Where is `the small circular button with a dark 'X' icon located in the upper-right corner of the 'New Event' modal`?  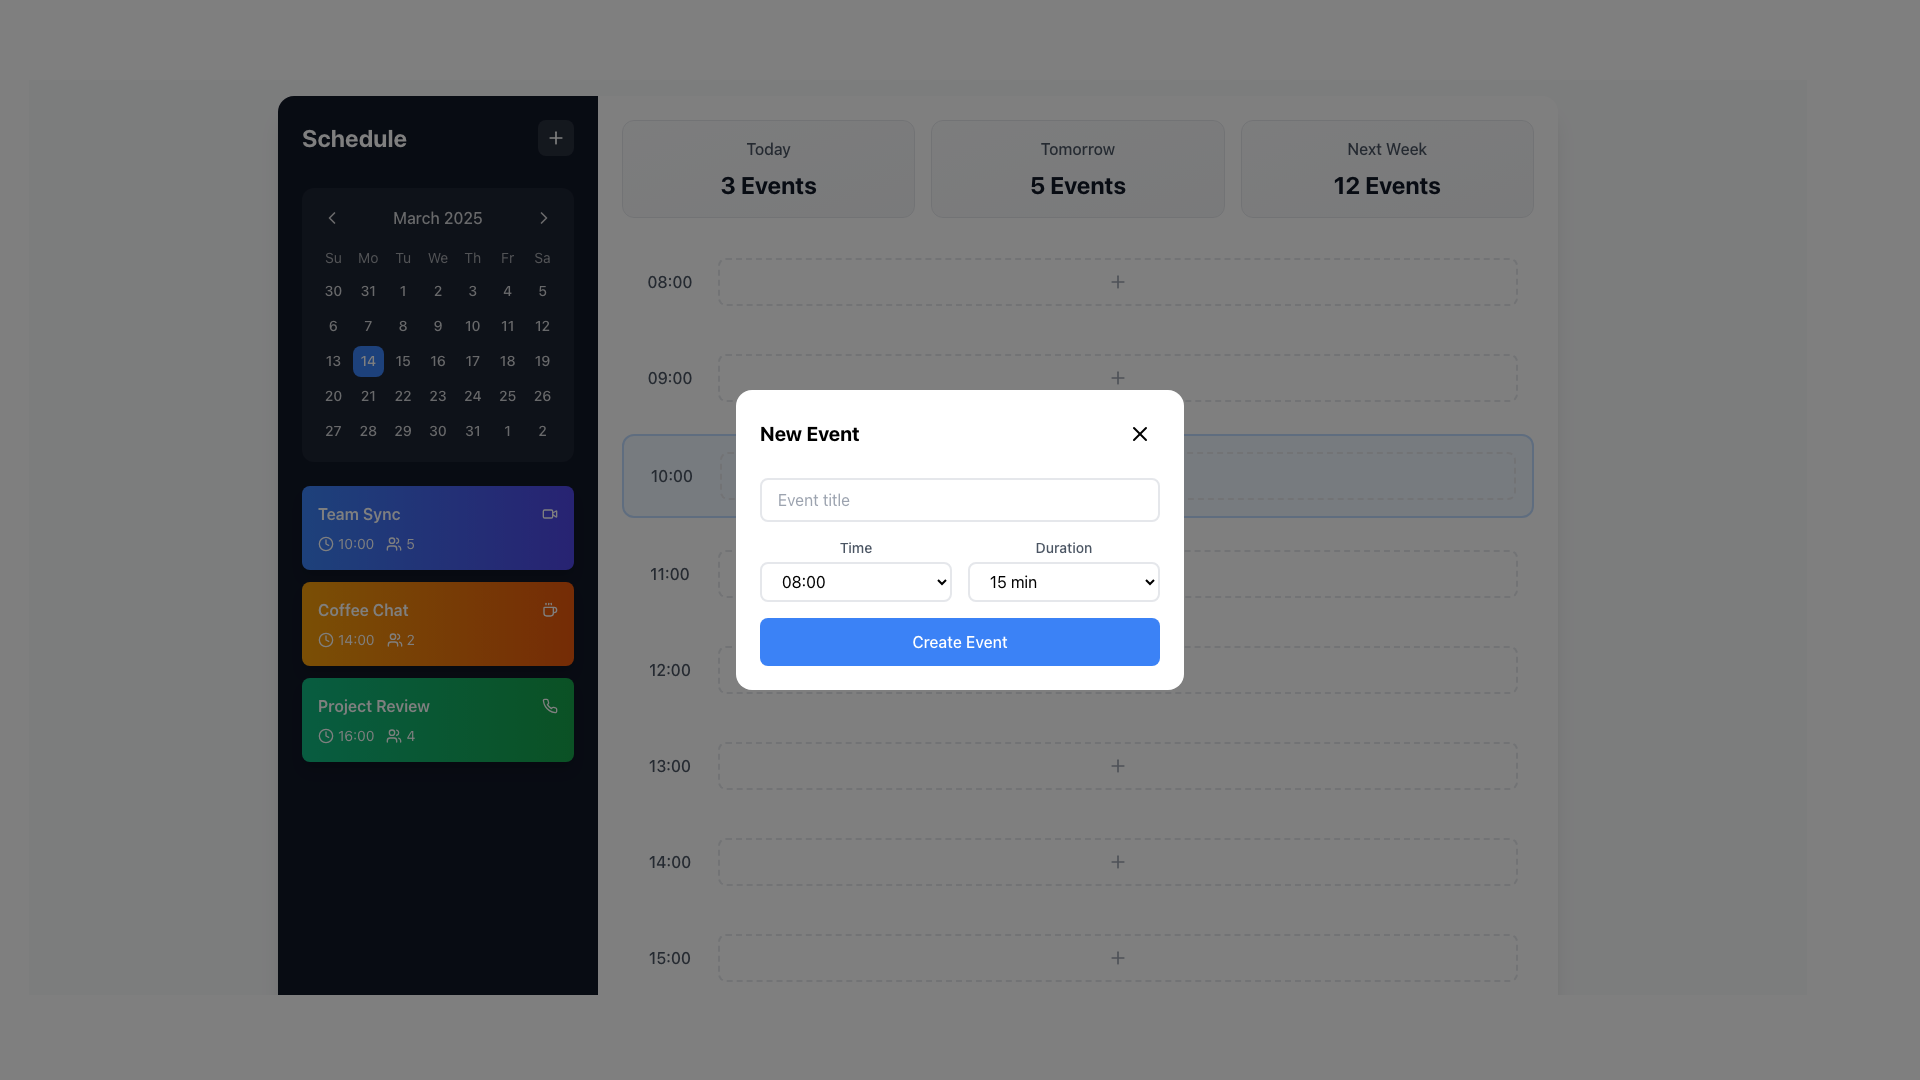
the small circular button with a dark 'X' icon located in the upper-right corner of the 'New Event' modal is located at coordinates (1140, 433).